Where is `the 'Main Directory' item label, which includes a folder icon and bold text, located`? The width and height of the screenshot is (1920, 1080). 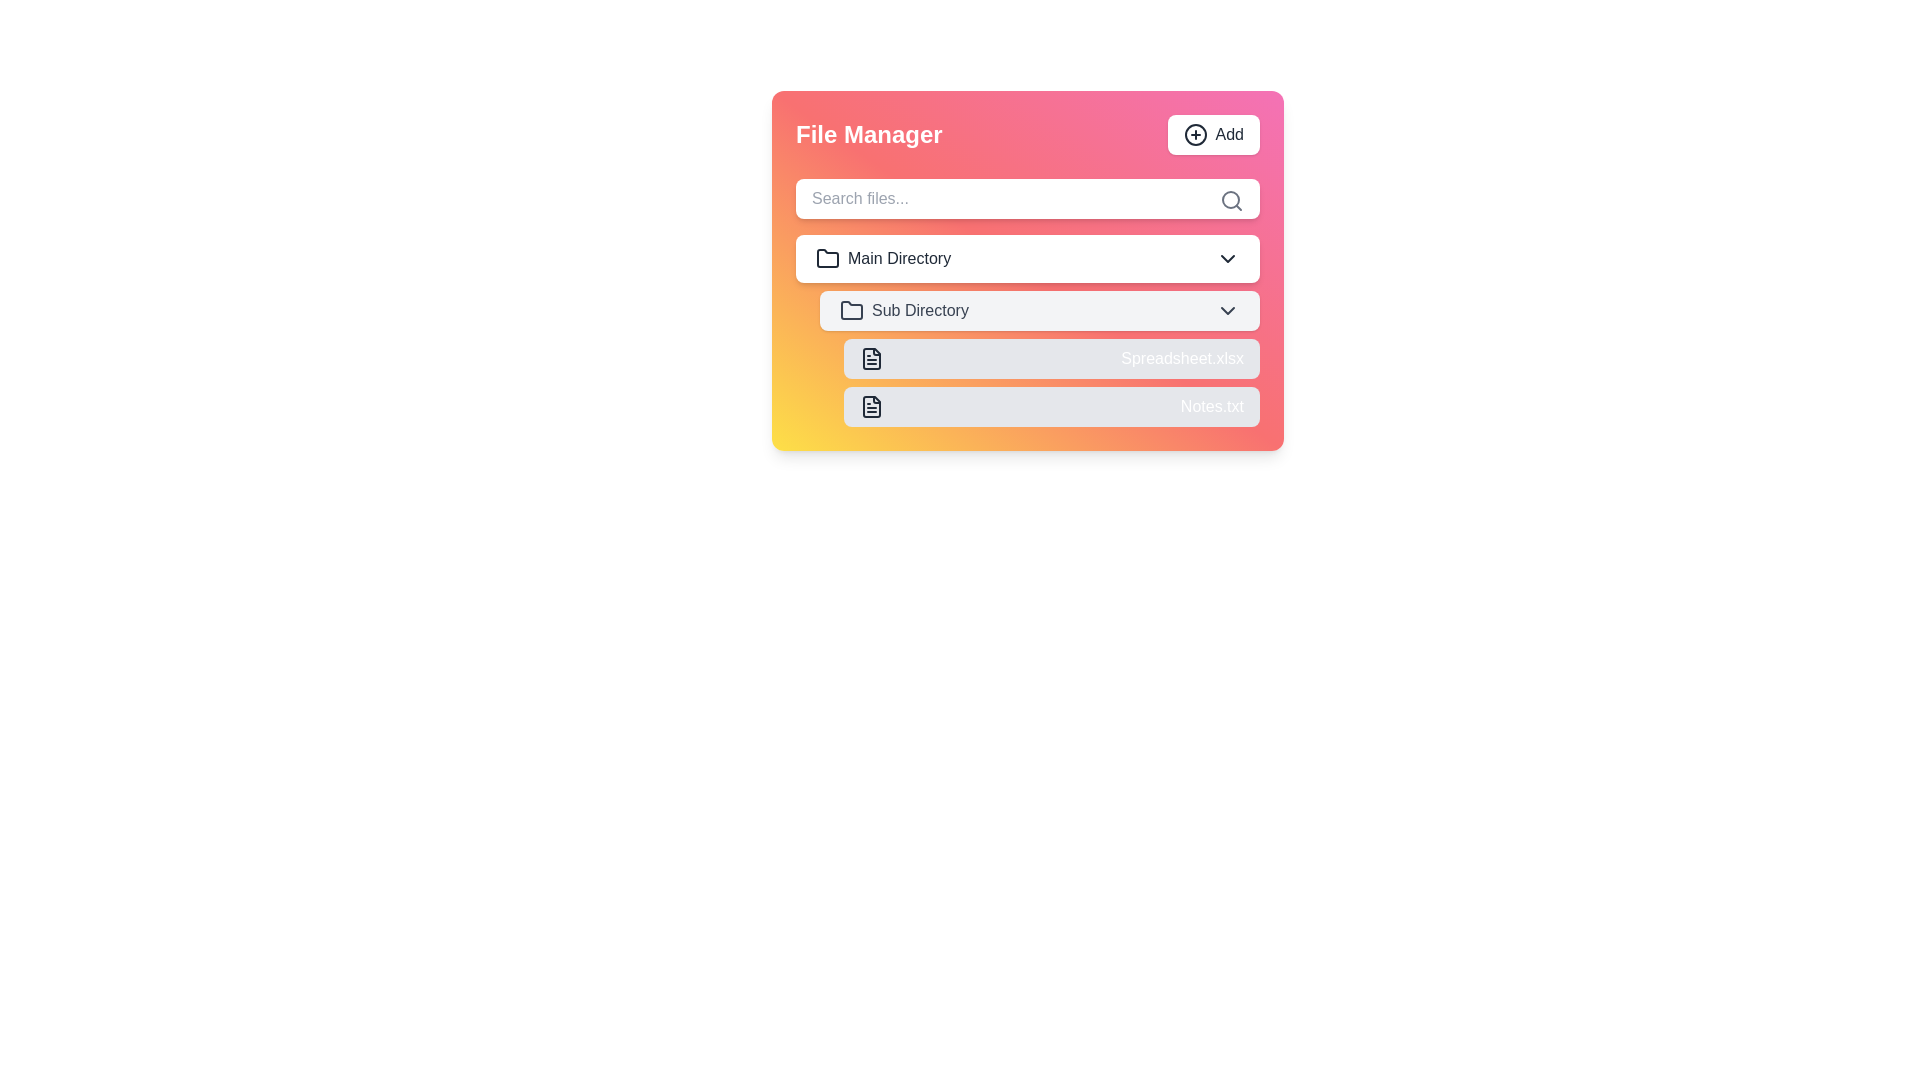 the 'Main Directory' item label, which includes a folder icon and bold text, located is located at coordinates (882, 257).